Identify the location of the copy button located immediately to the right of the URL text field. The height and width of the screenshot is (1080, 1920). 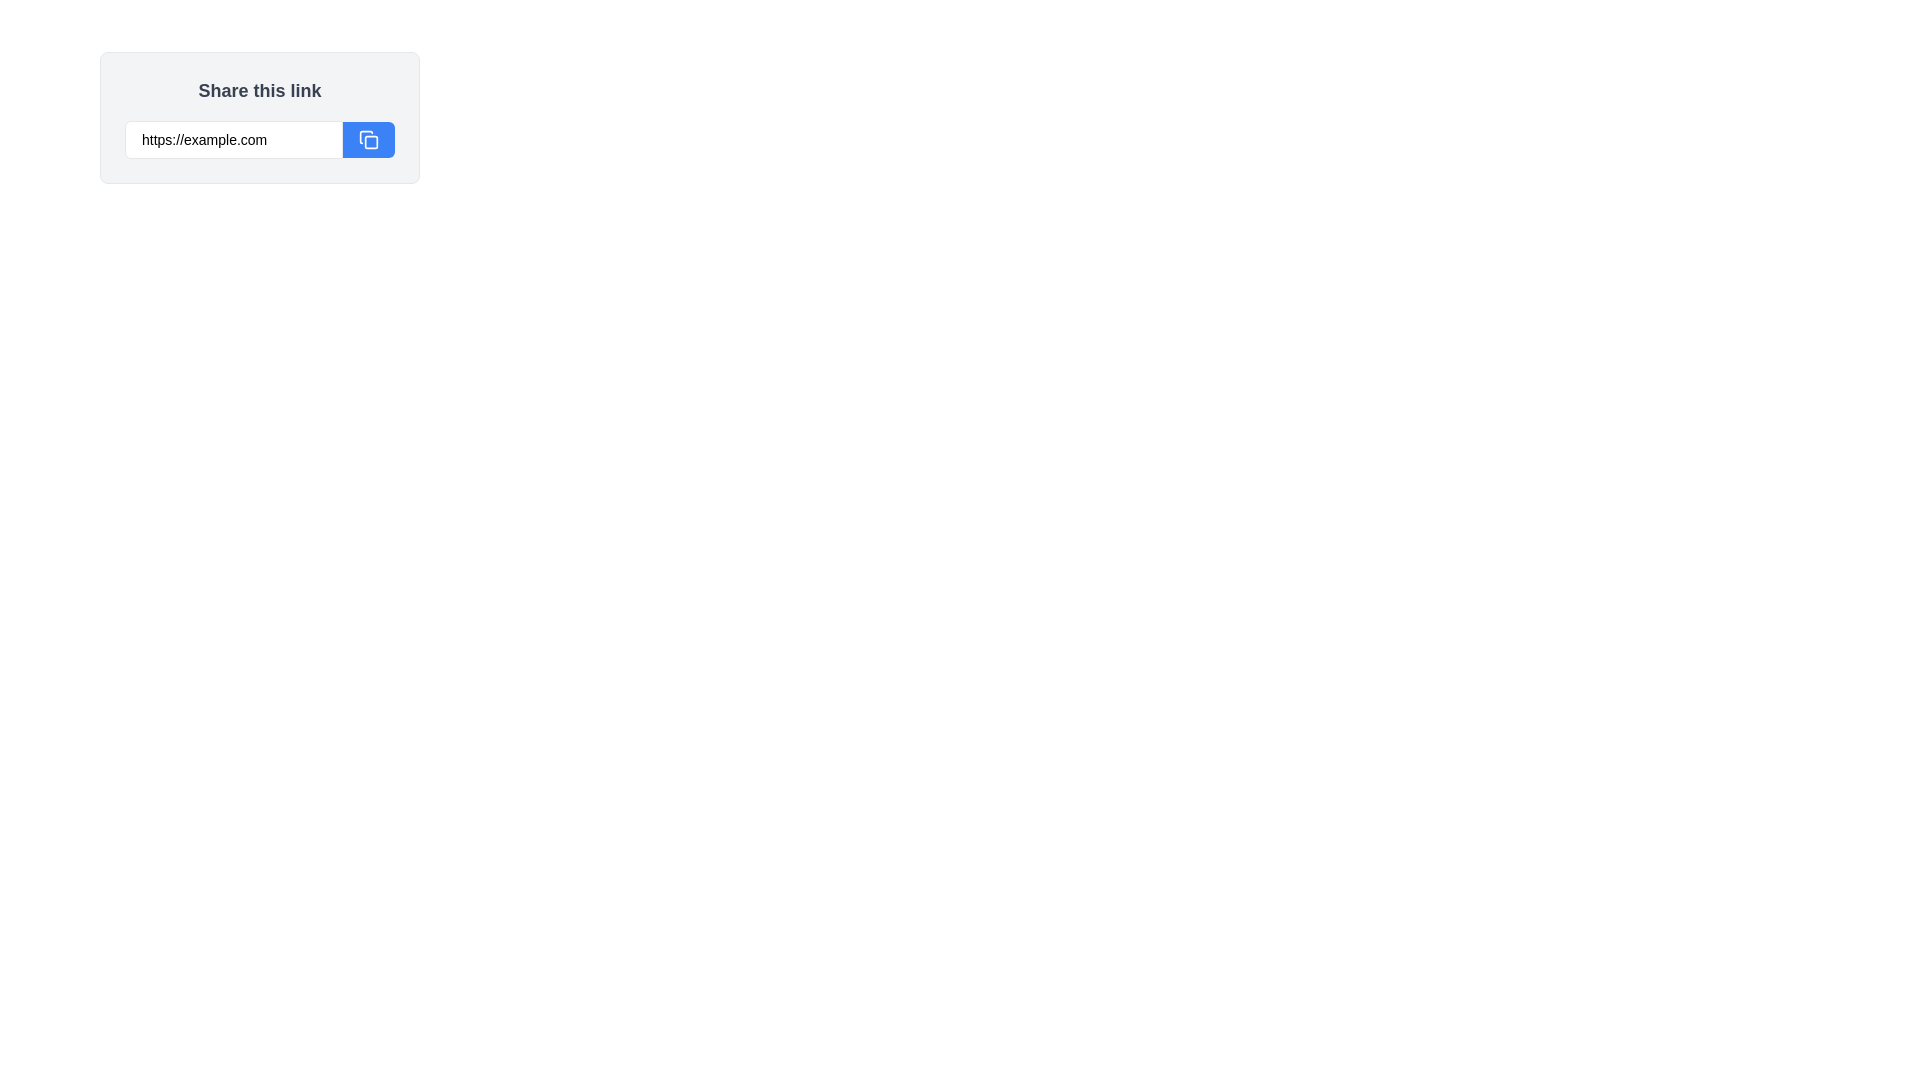
(369, 138).